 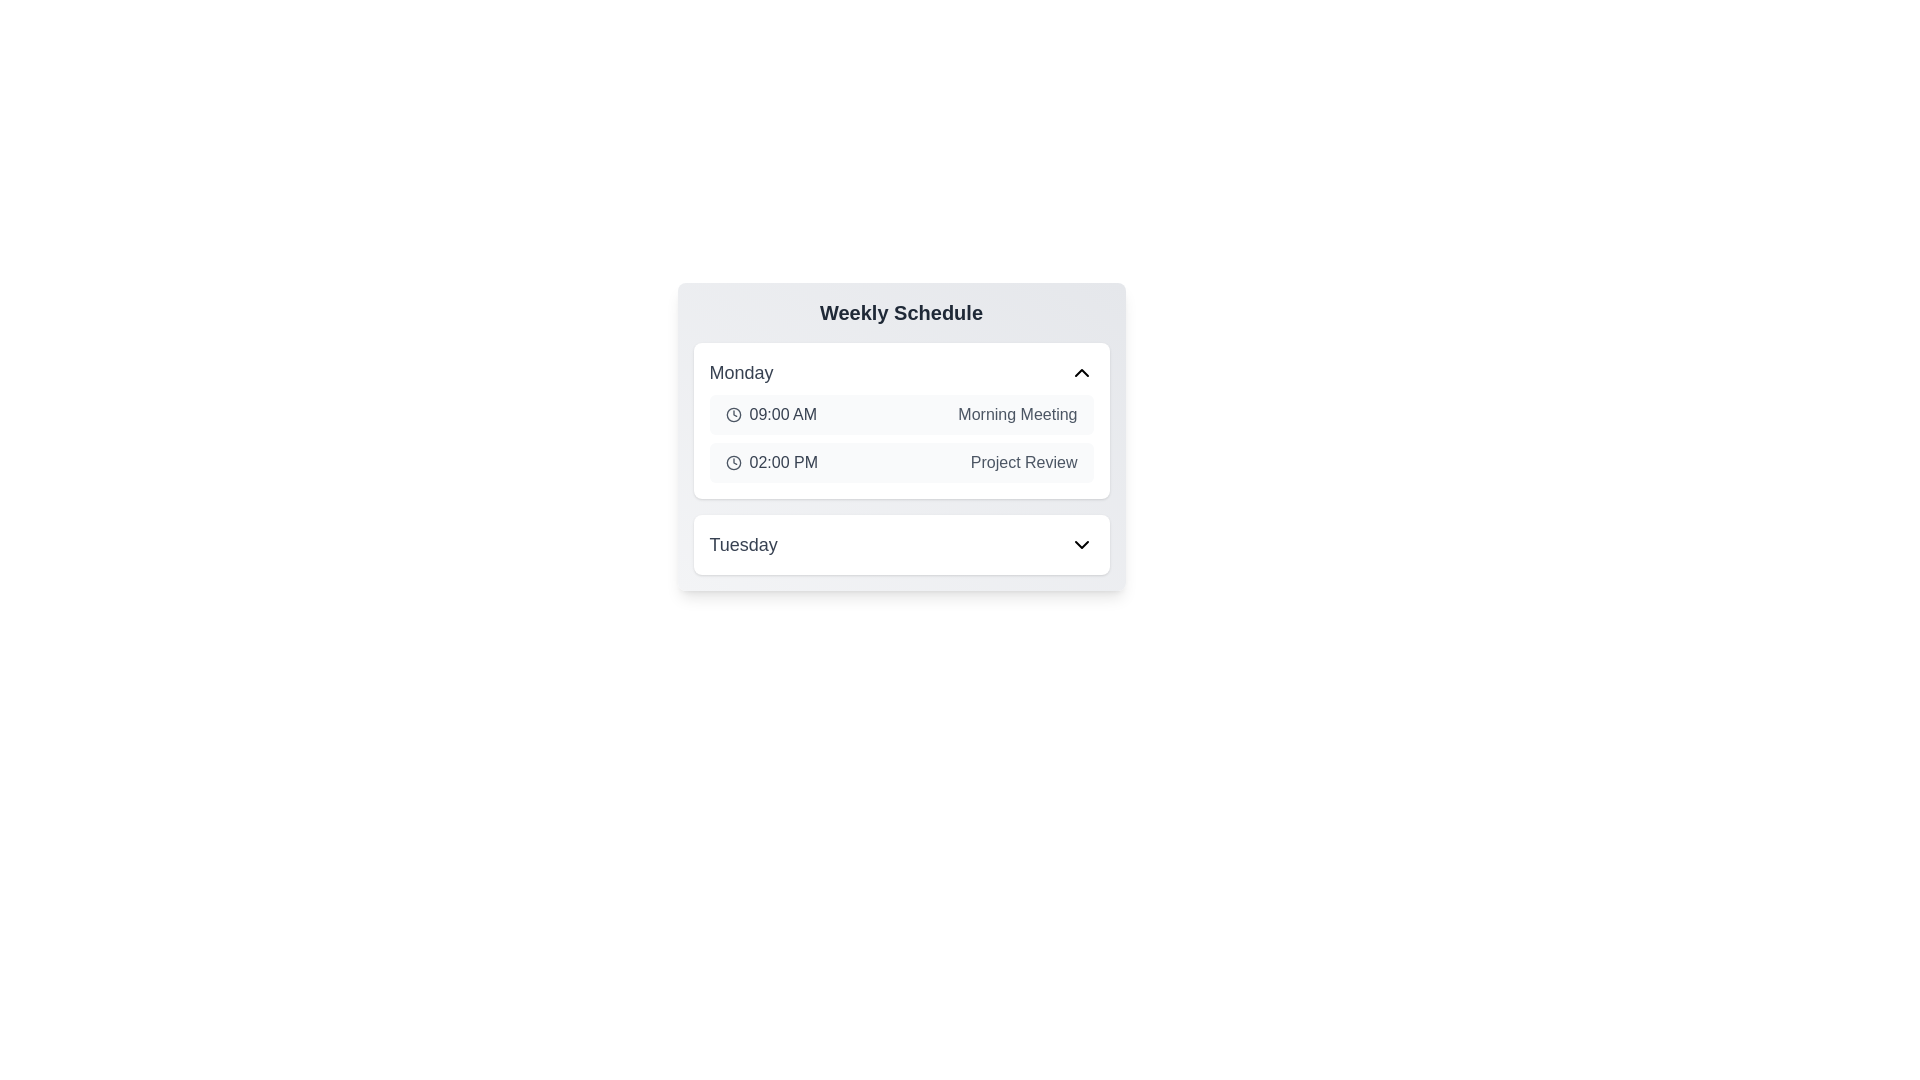 What do you see at coordinates (1080, 544) in the screenshot?
I see `from the downward chevron icon located on the right side of the 'Tuesday' bar` at bounding box center [1080, 544].